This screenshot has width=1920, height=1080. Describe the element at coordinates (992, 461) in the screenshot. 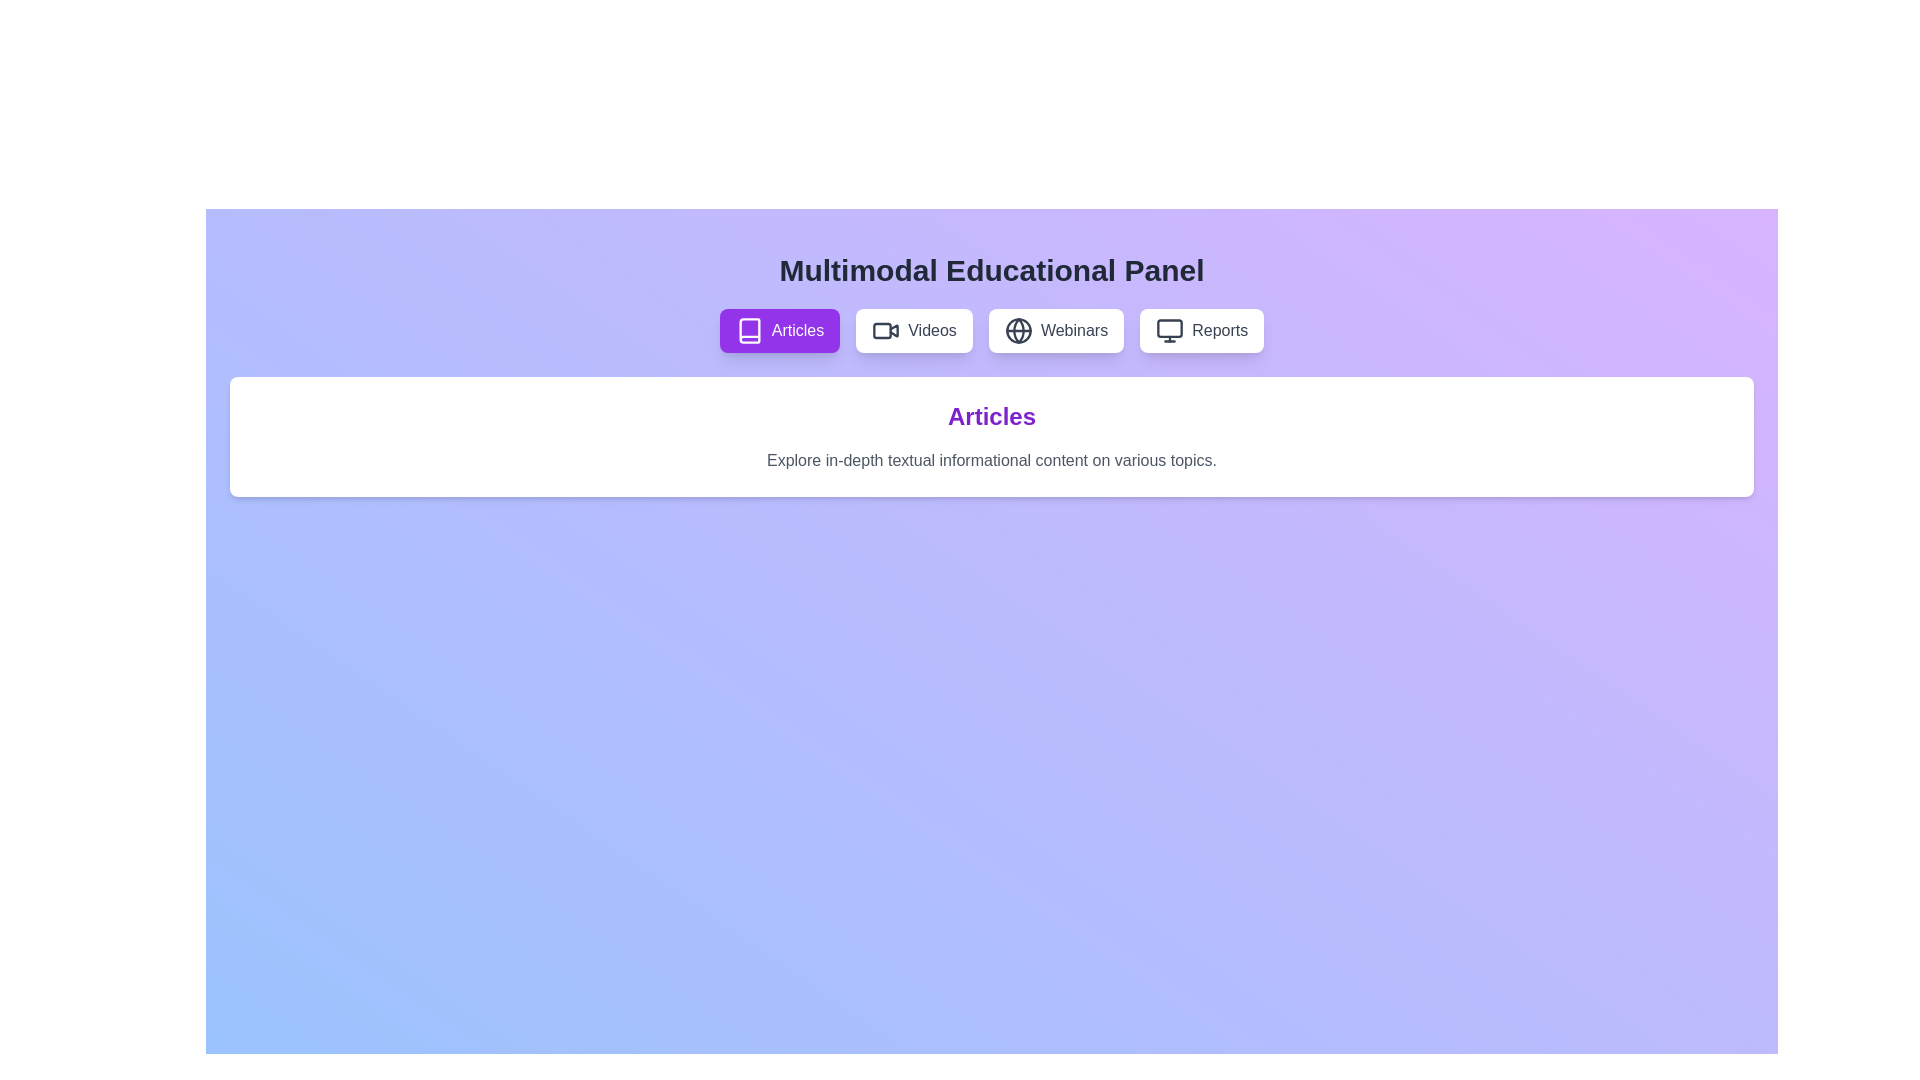

I see `the text block that reads 'Explore in-depth textual informational content on various topics.' which is styled with a smaller, subtle font size and gray color, located centrally below the heading 'Articles'` at that location.